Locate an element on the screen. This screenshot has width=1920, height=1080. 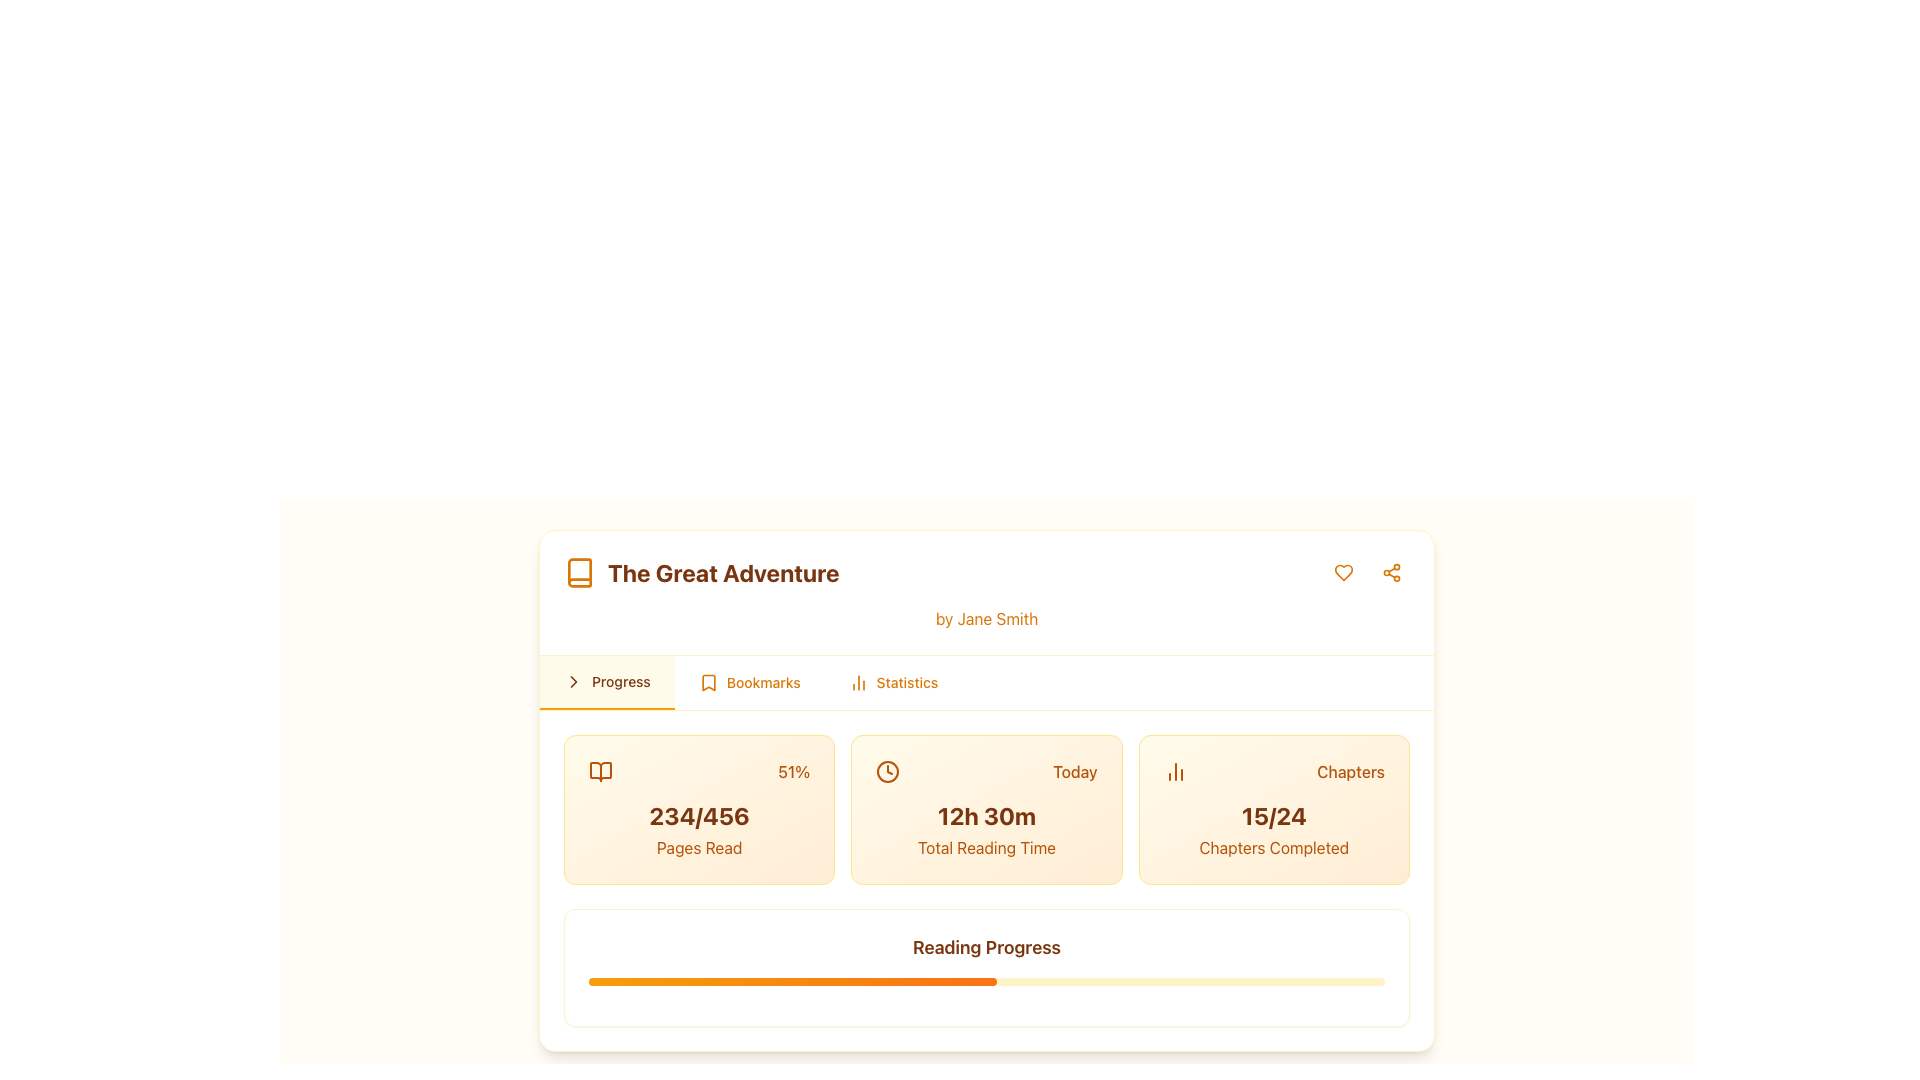
the text label displaying the fraction '234/456' in bold amber color, located beneath the percentage value '51%' and an icon representing a book is located at coordinates (699, 816).